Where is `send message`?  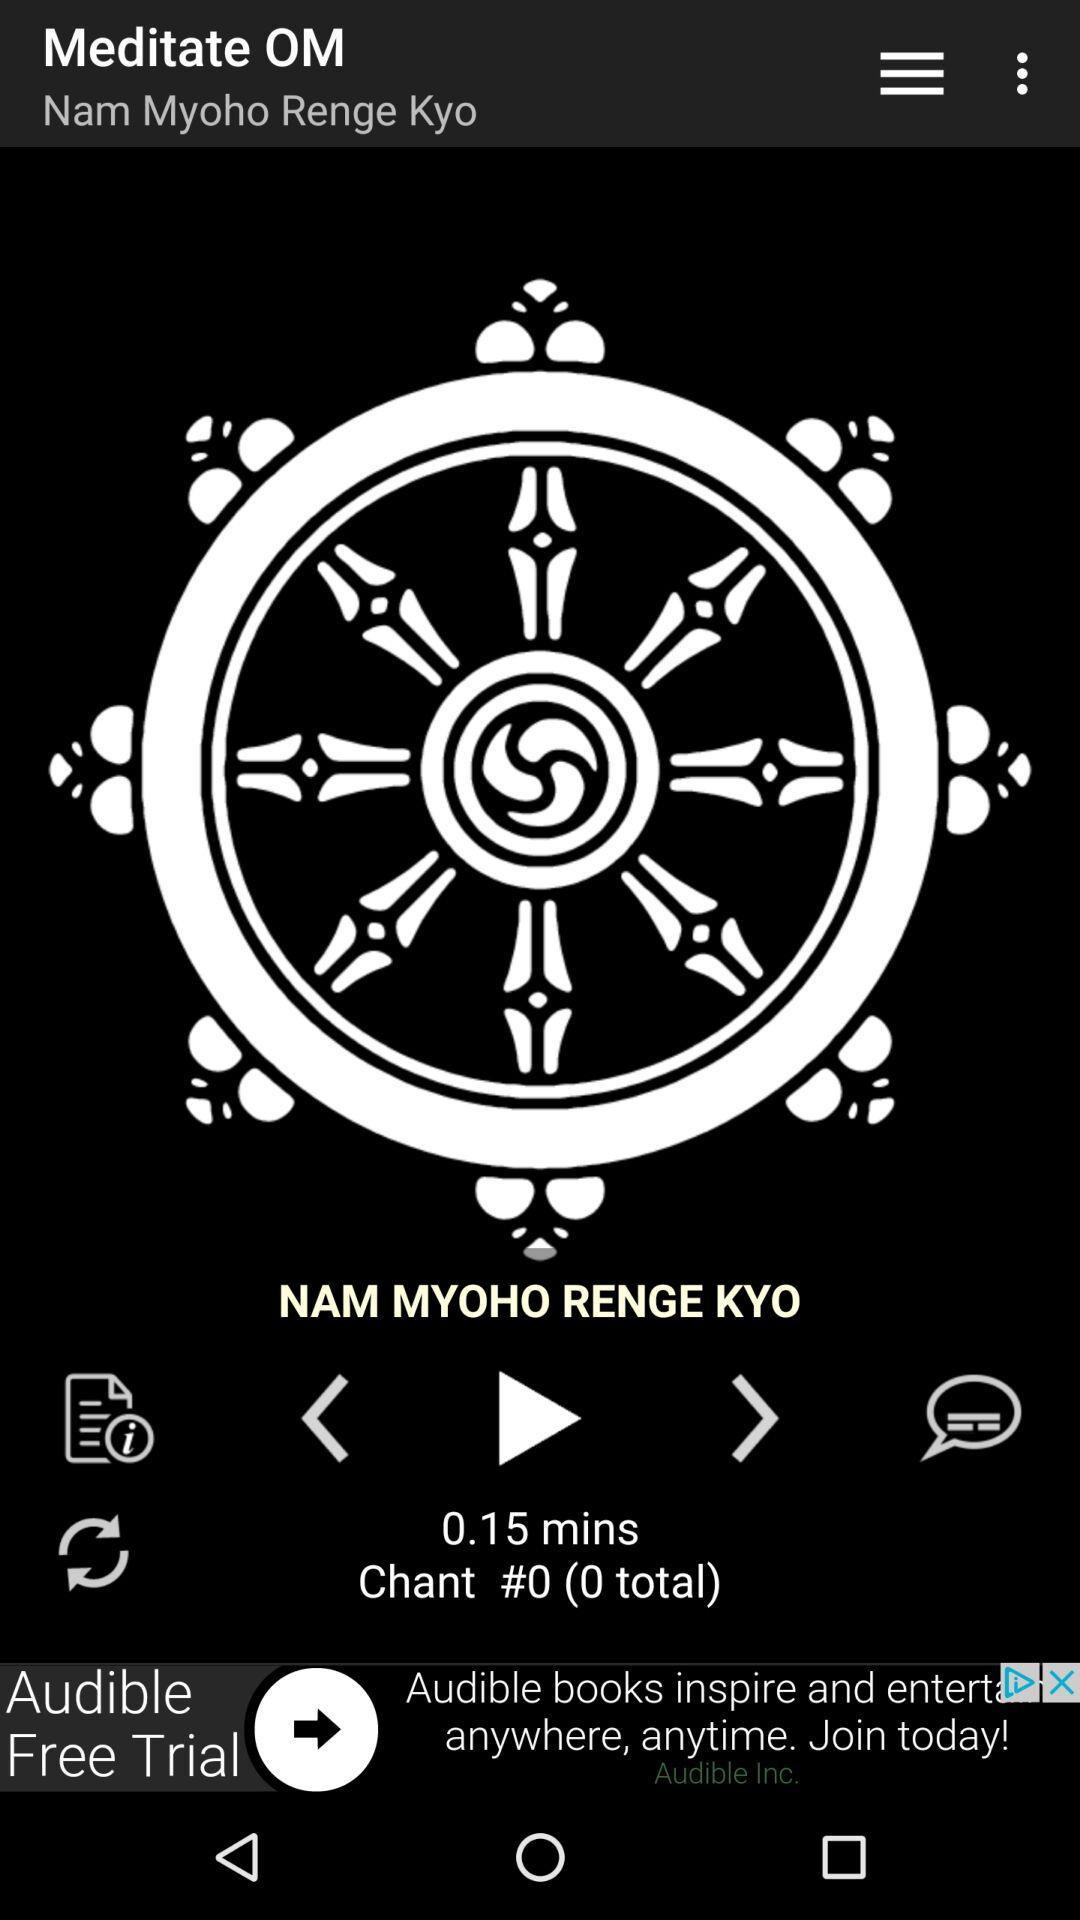 send message is located at coordinates (969, 1417).